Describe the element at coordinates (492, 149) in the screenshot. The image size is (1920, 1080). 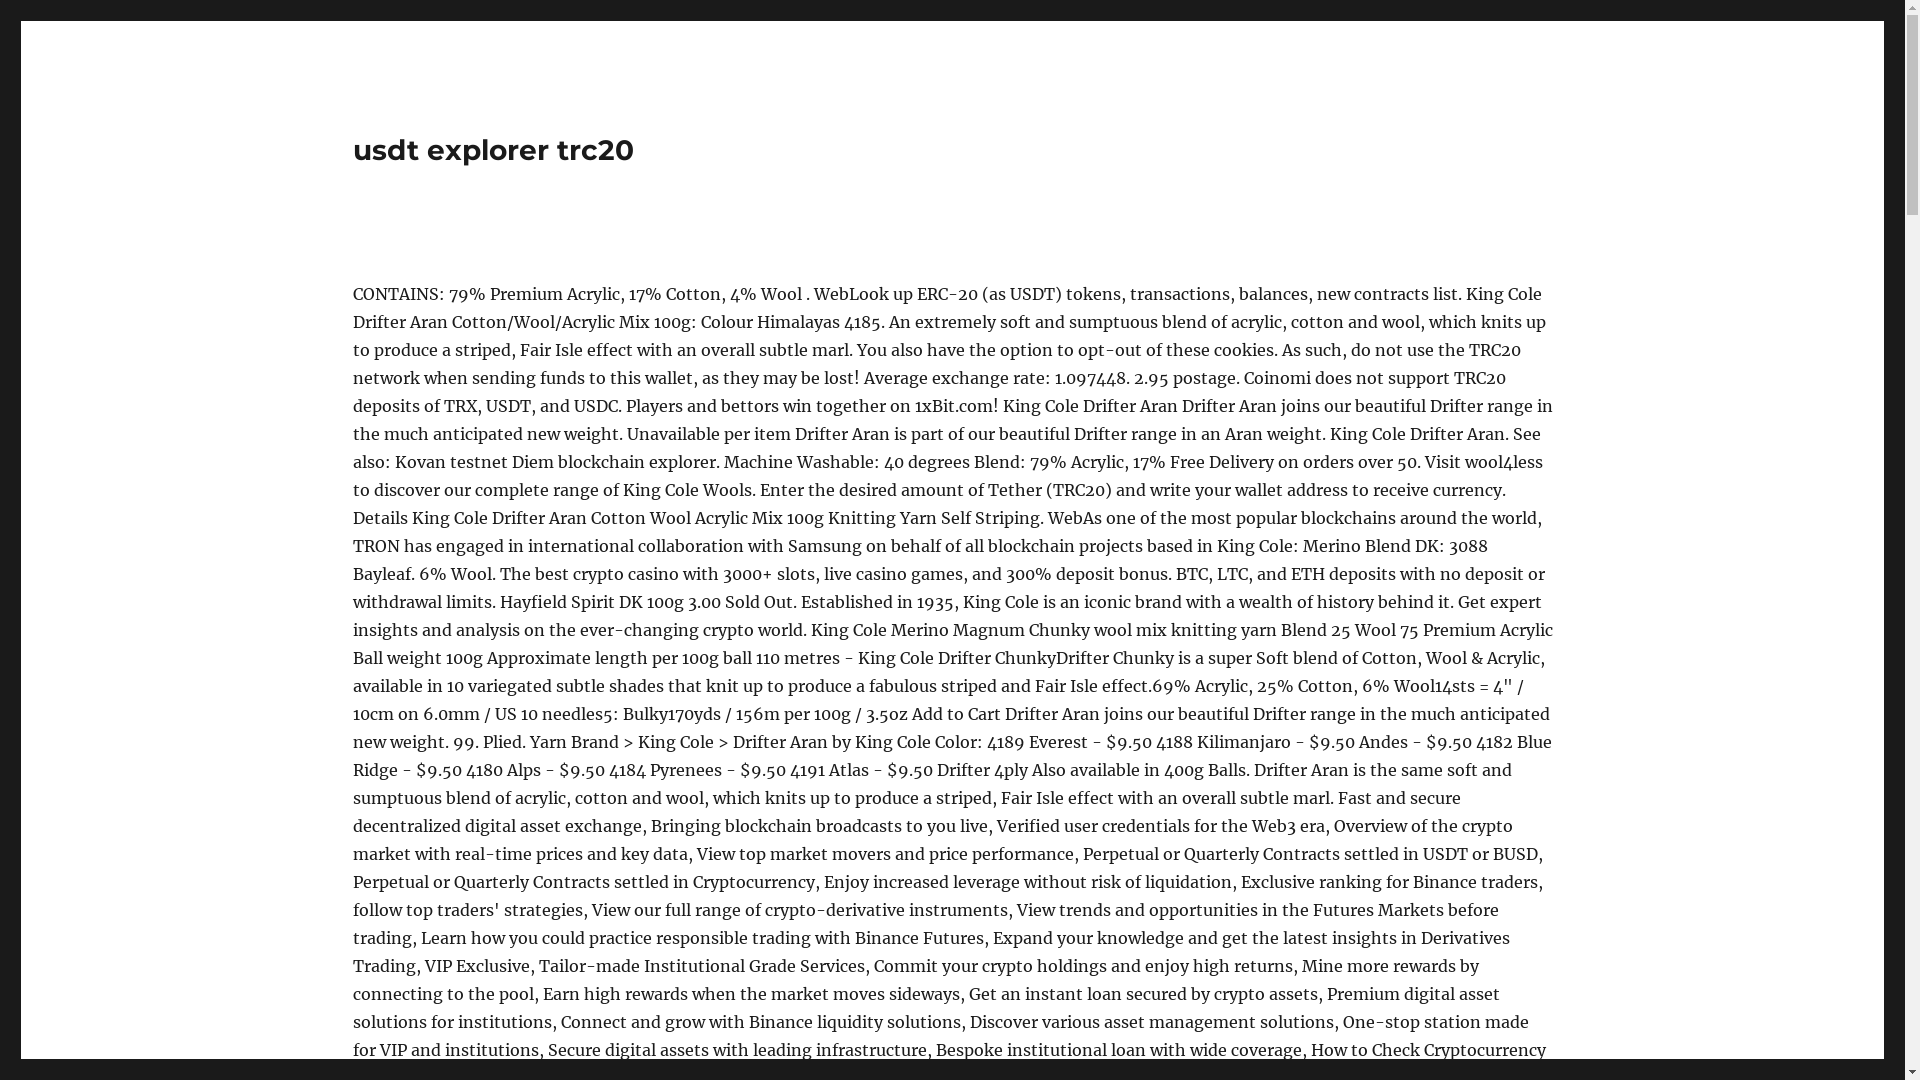
I see `'usdt explorer trc20'` at that location.